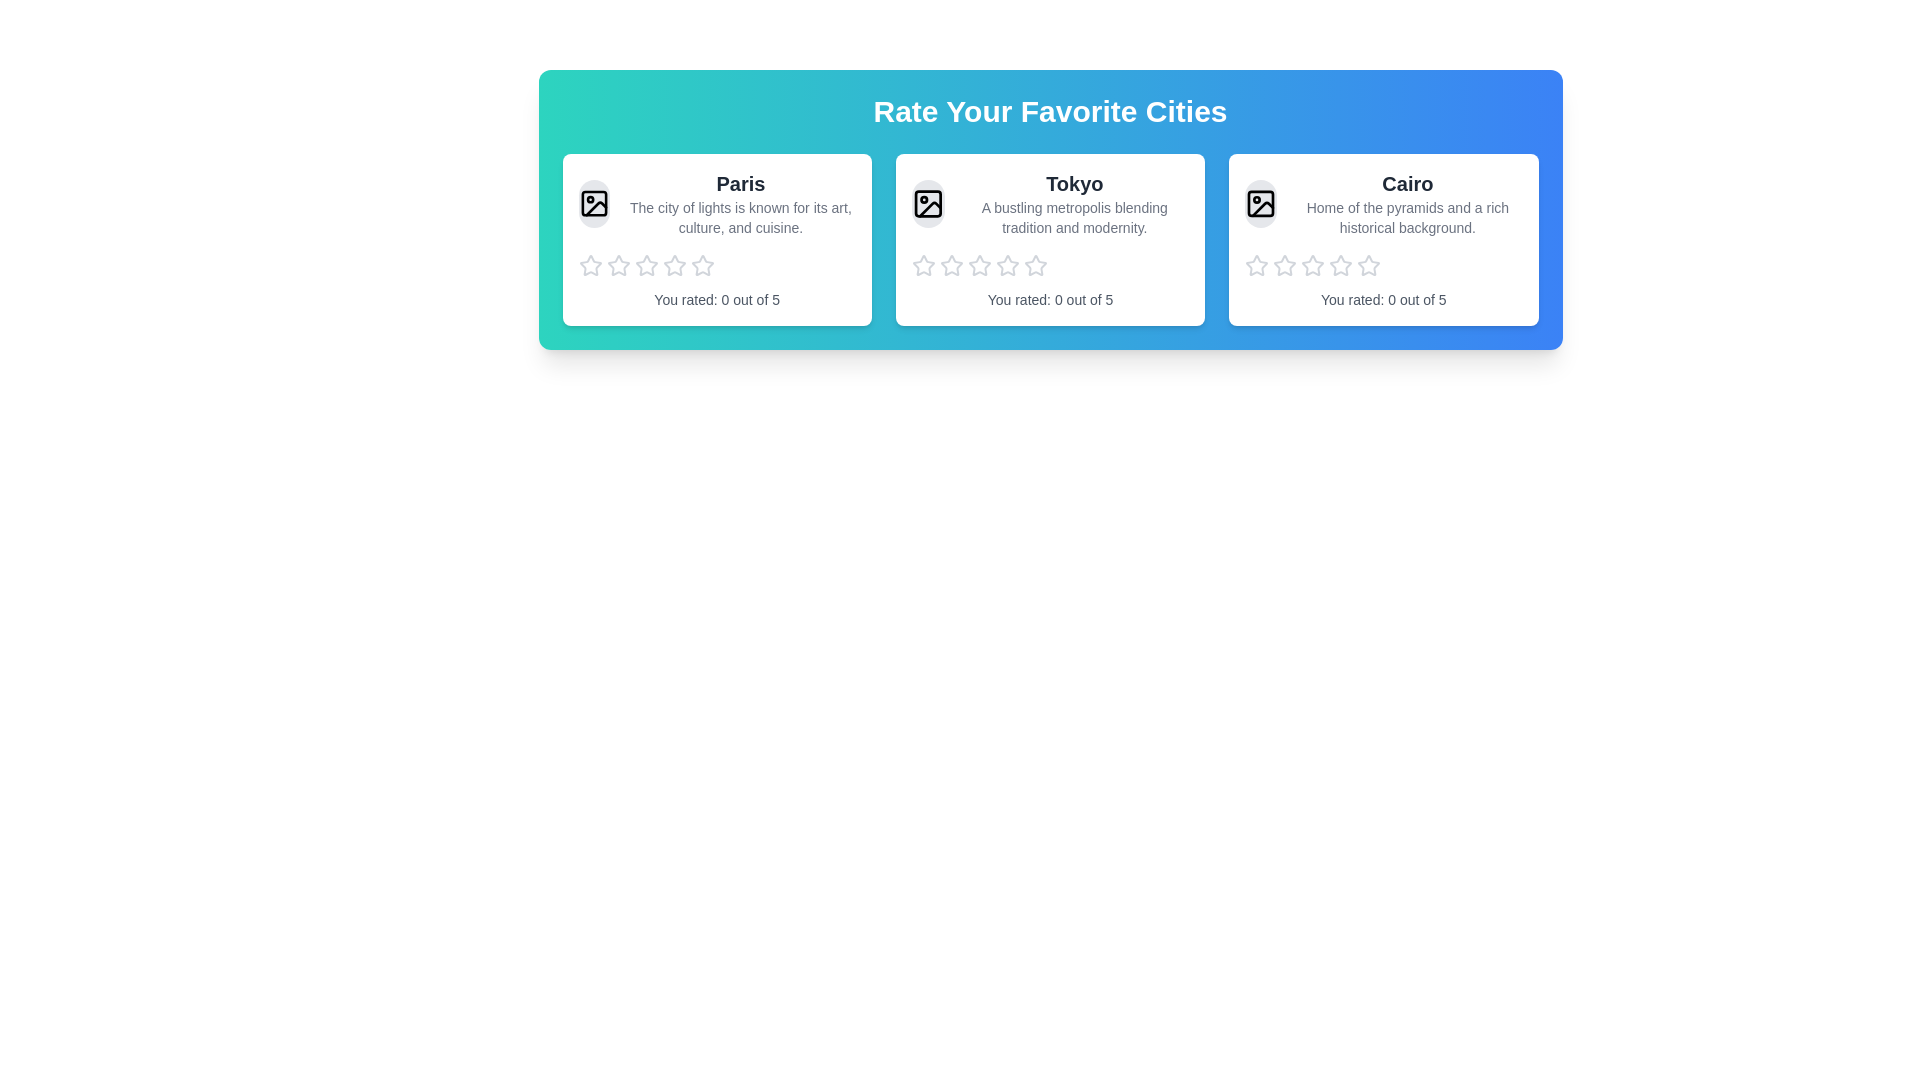 The image size is (1920, 1080). What do you see at coordinates (950, 265) in the screenshot?
I see `the second star-shaped icon in the 5-star rating component for the 'Tokyo' card to give a 2-star rating` at bounding box center [950, 265].